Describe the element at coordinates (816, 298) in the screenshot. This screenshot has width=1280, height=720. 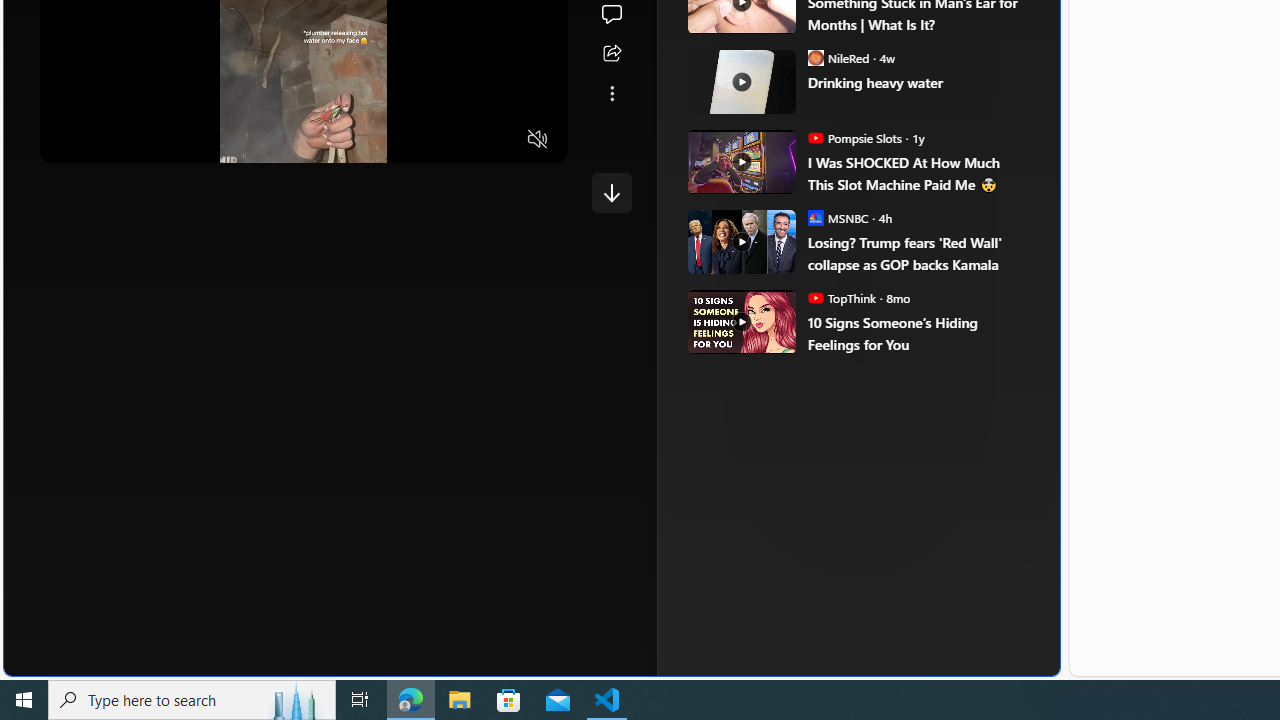
I see `'TopThink'` at that location.